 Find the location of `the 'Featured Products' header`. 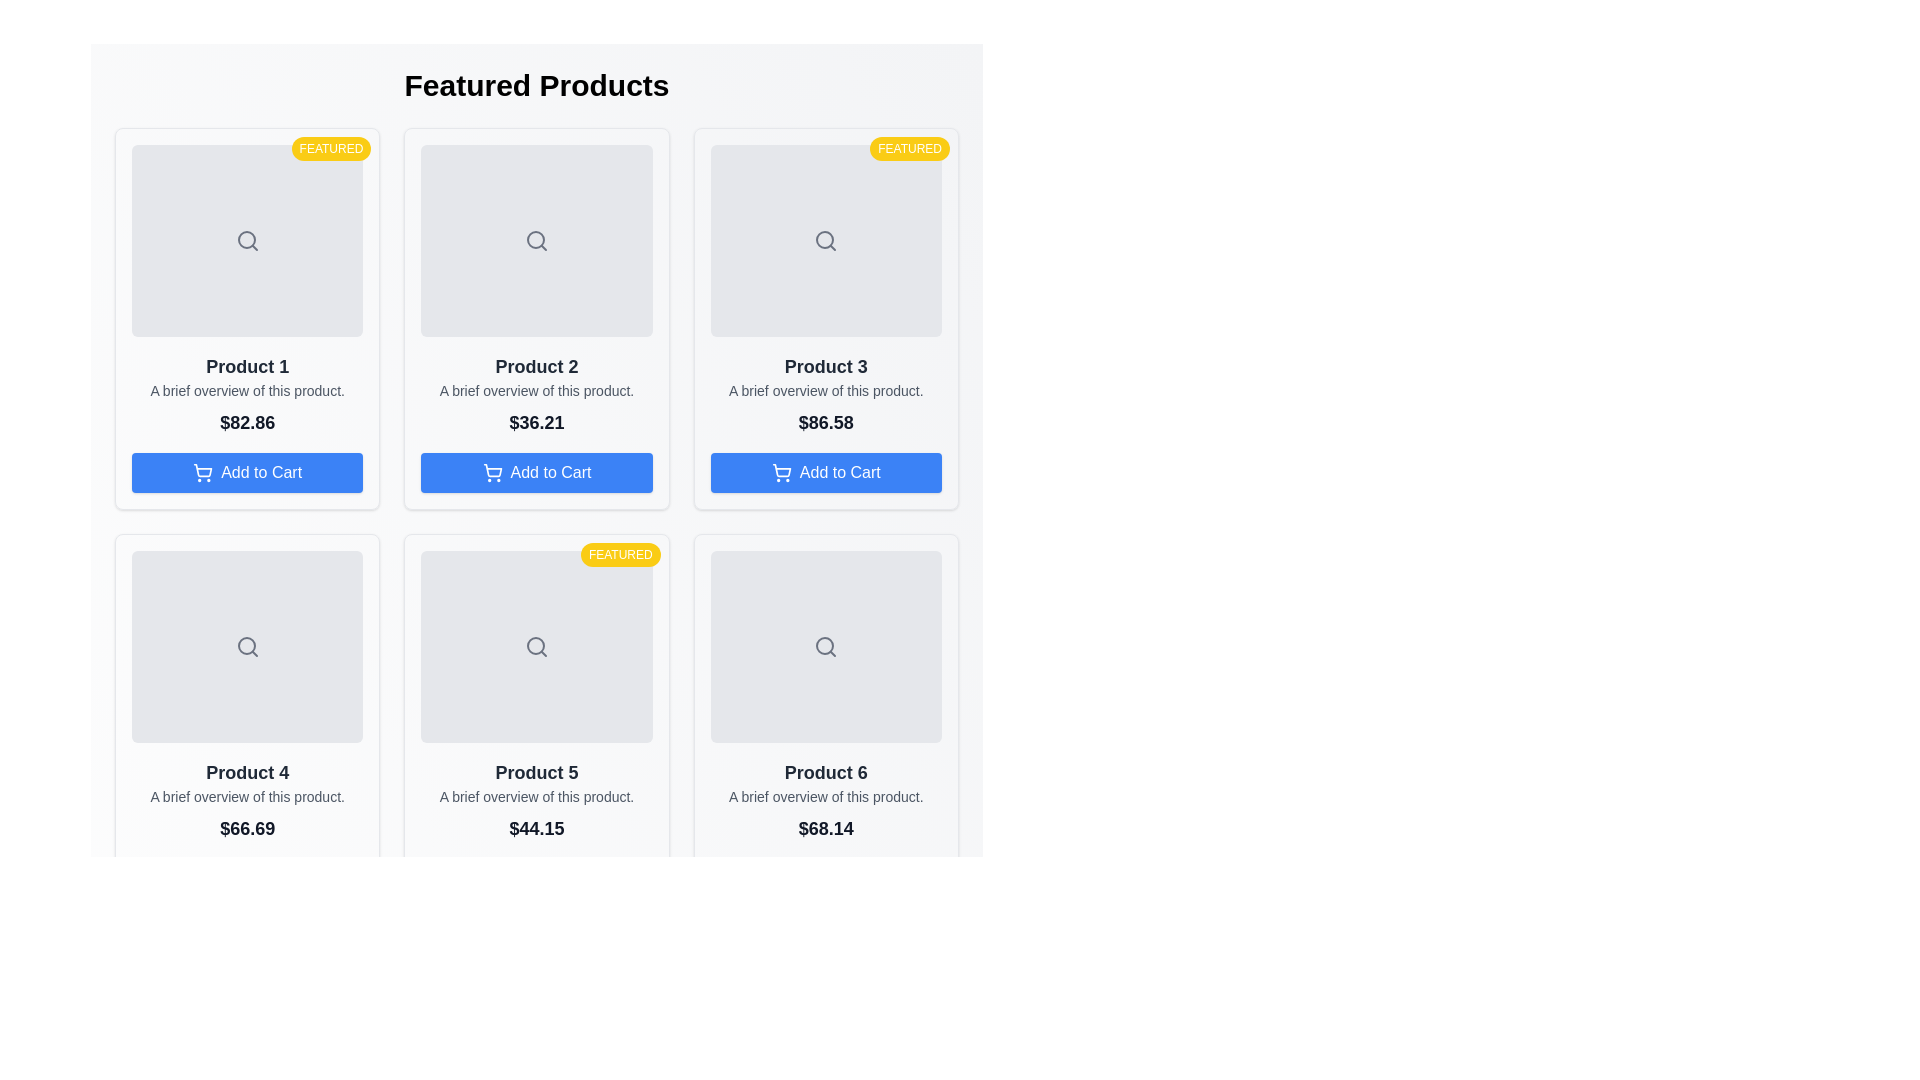

the 'Featured Products' header is located at coordinates (537, 84).